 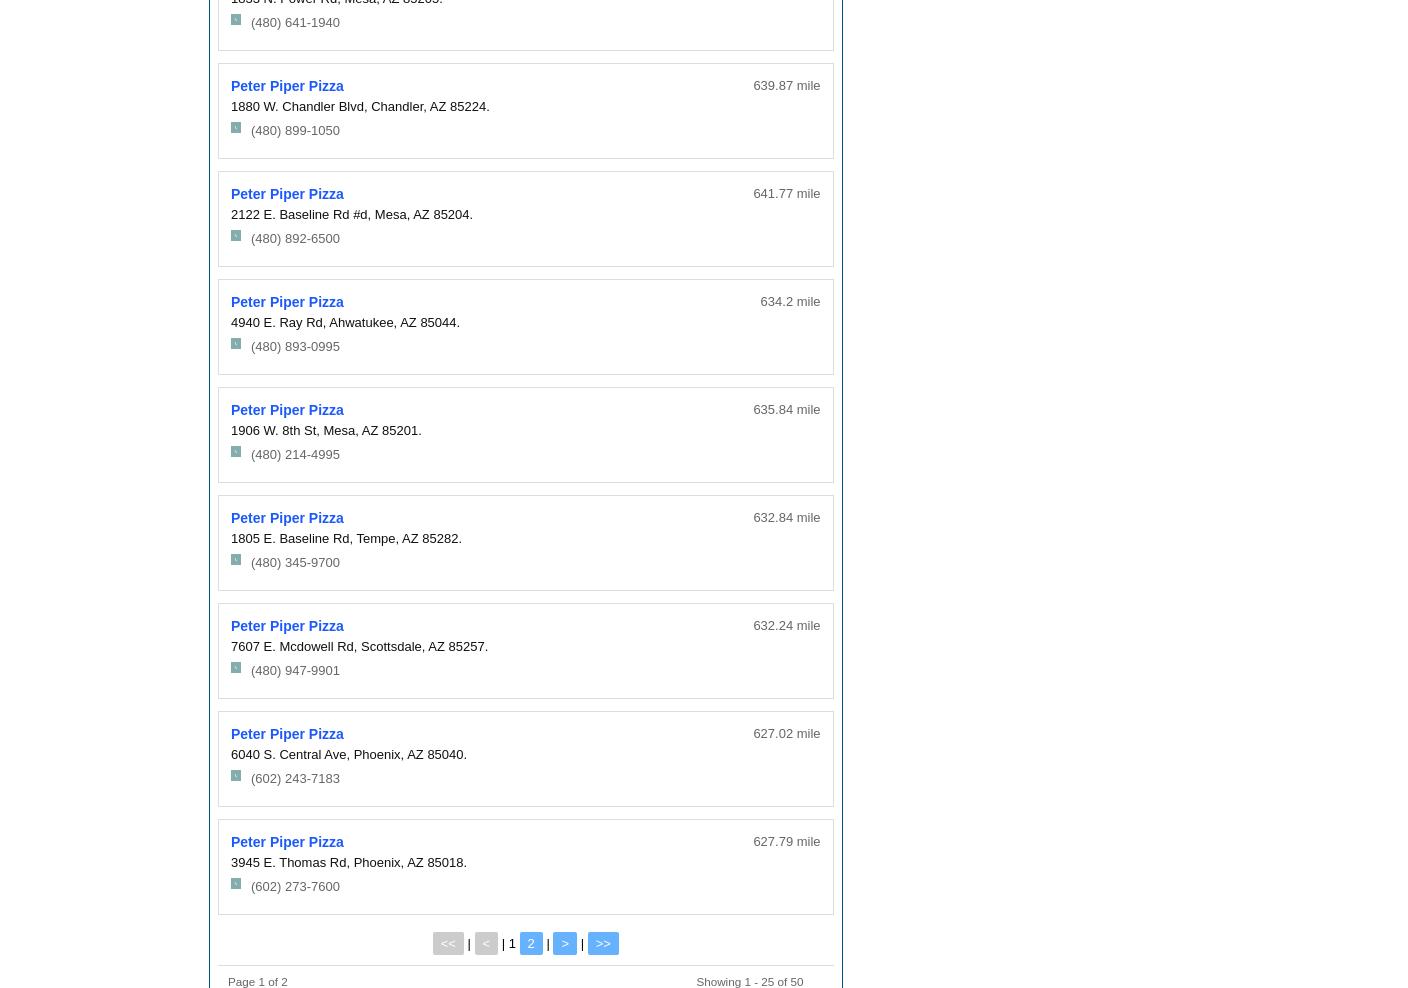 I want to click on '7607 E. Mcdowell Rd,', so click(x=230, y=644).